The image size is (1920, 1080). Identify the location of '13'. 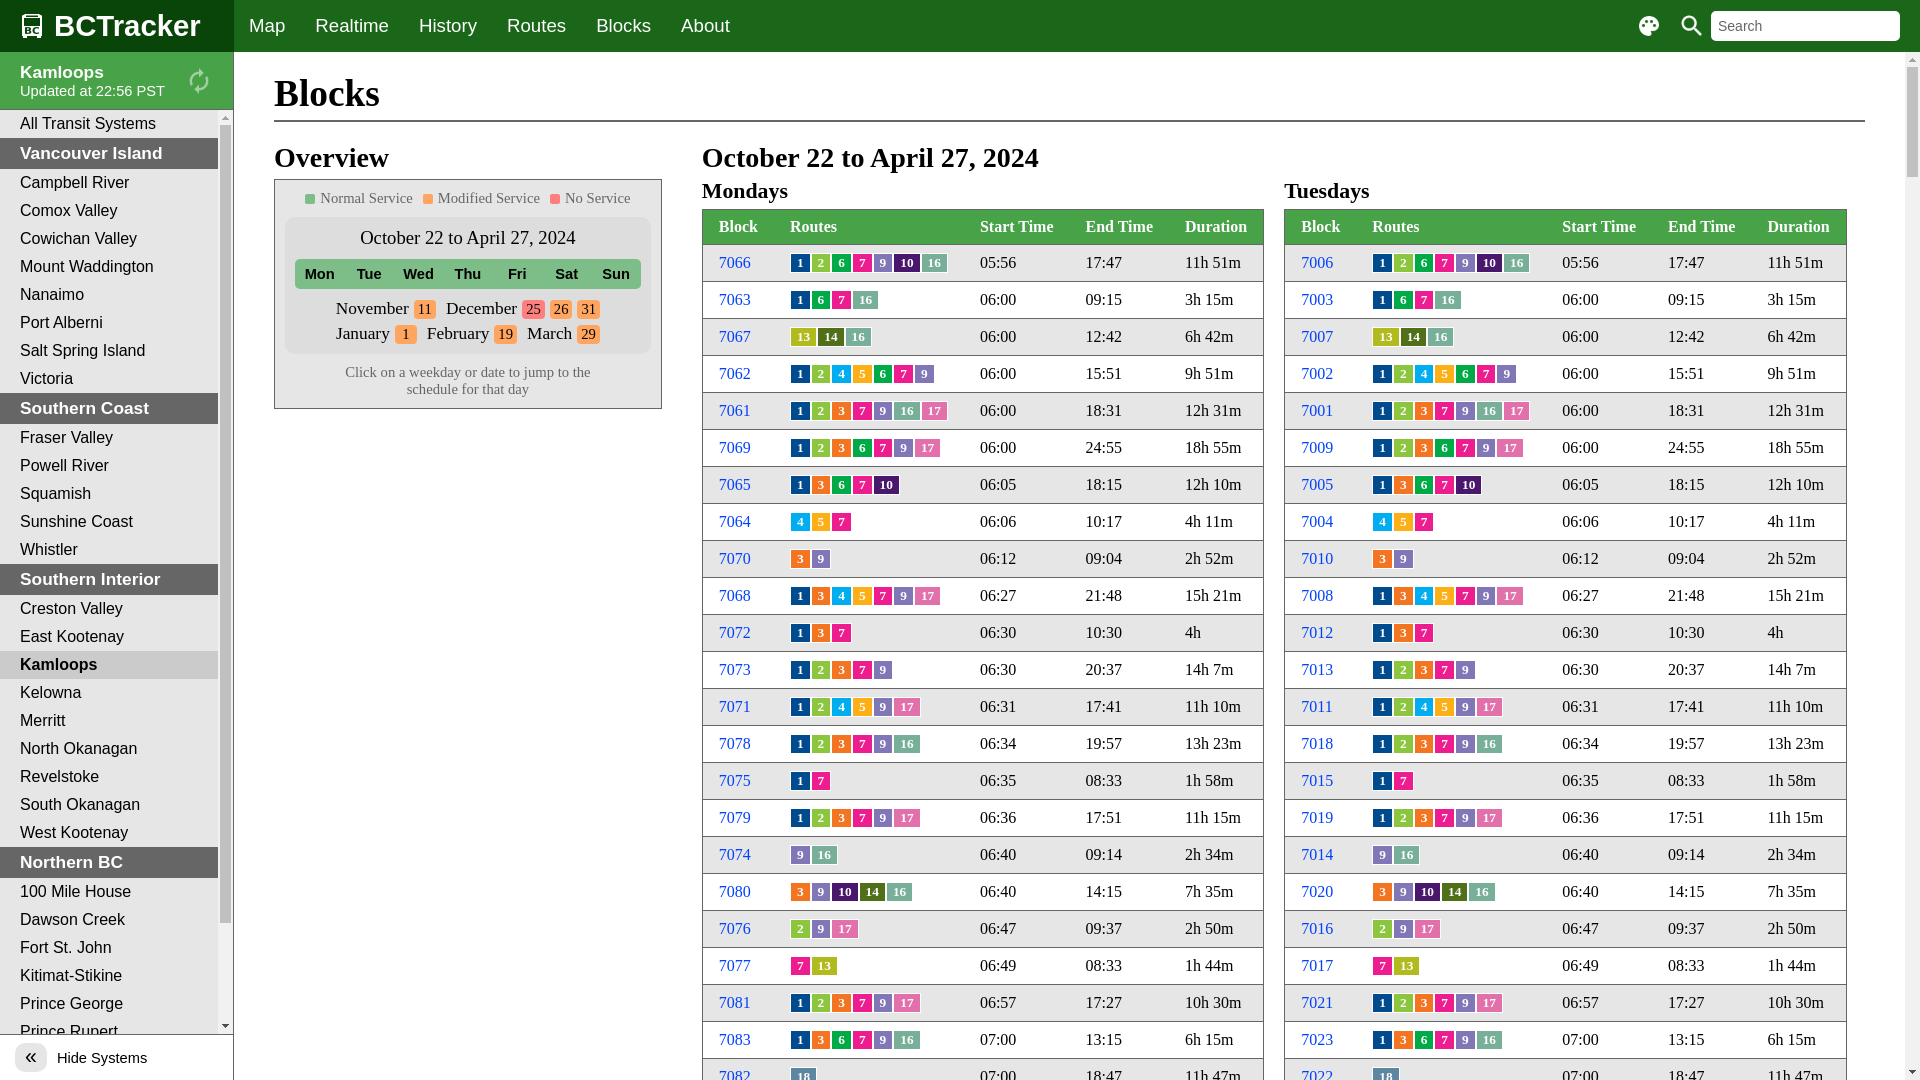
(803, 335).